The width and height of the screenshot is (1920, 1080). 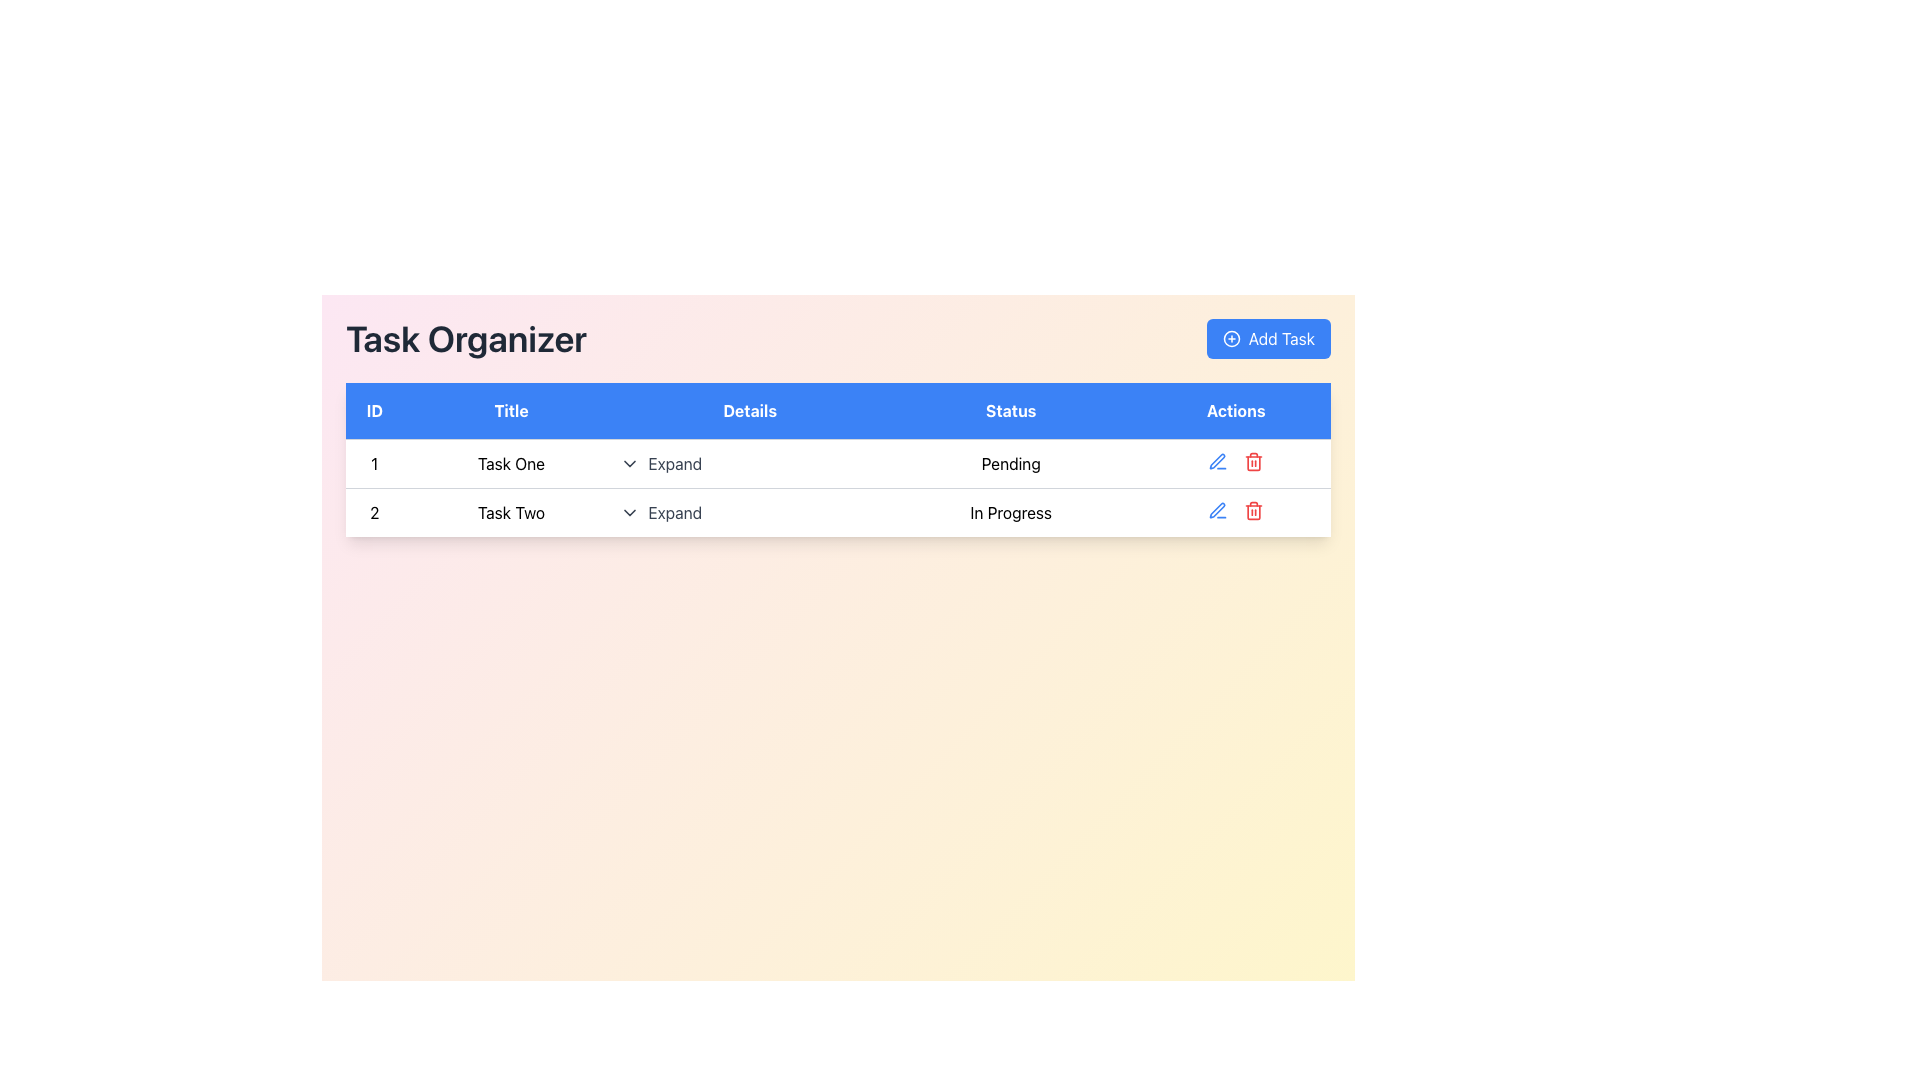 I want to click on the blue header section labeled 'Details', which is the third column header in a sequence of five headers, positioned between 'Title' and 'Status', so click(x=749, y=410).